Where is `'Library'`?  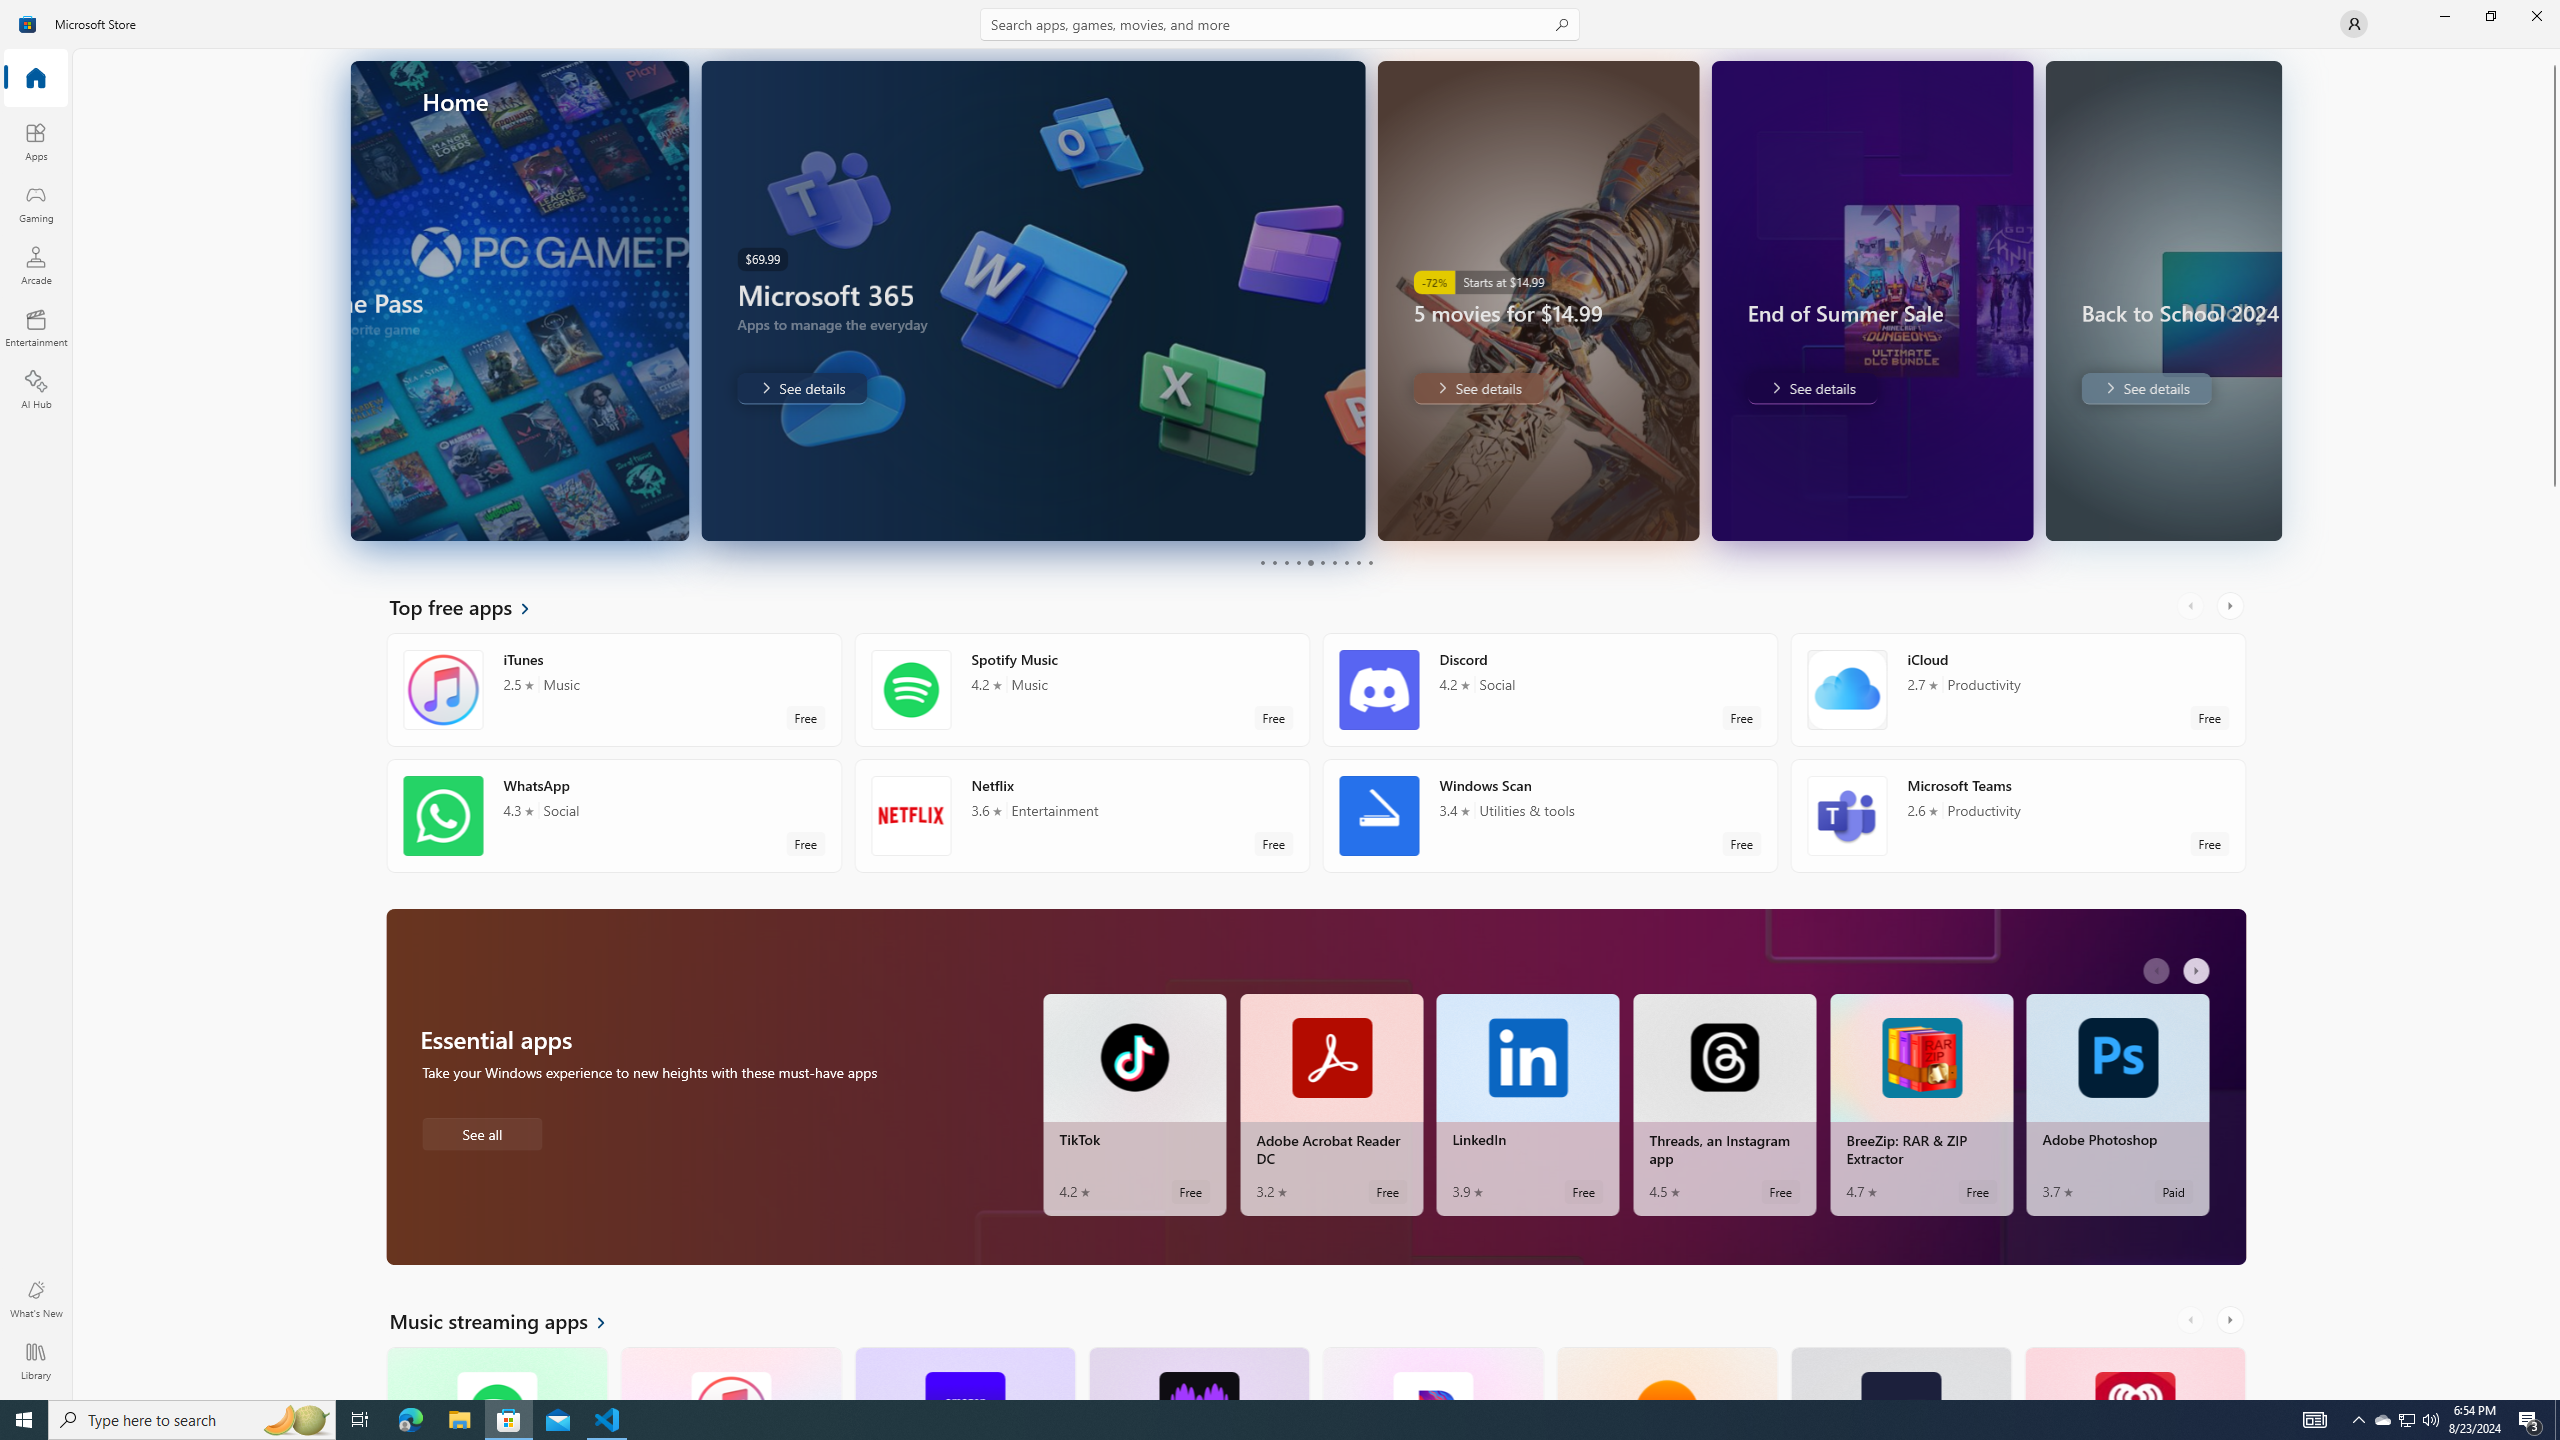 'Library' is located at coordinates (34, 1360).